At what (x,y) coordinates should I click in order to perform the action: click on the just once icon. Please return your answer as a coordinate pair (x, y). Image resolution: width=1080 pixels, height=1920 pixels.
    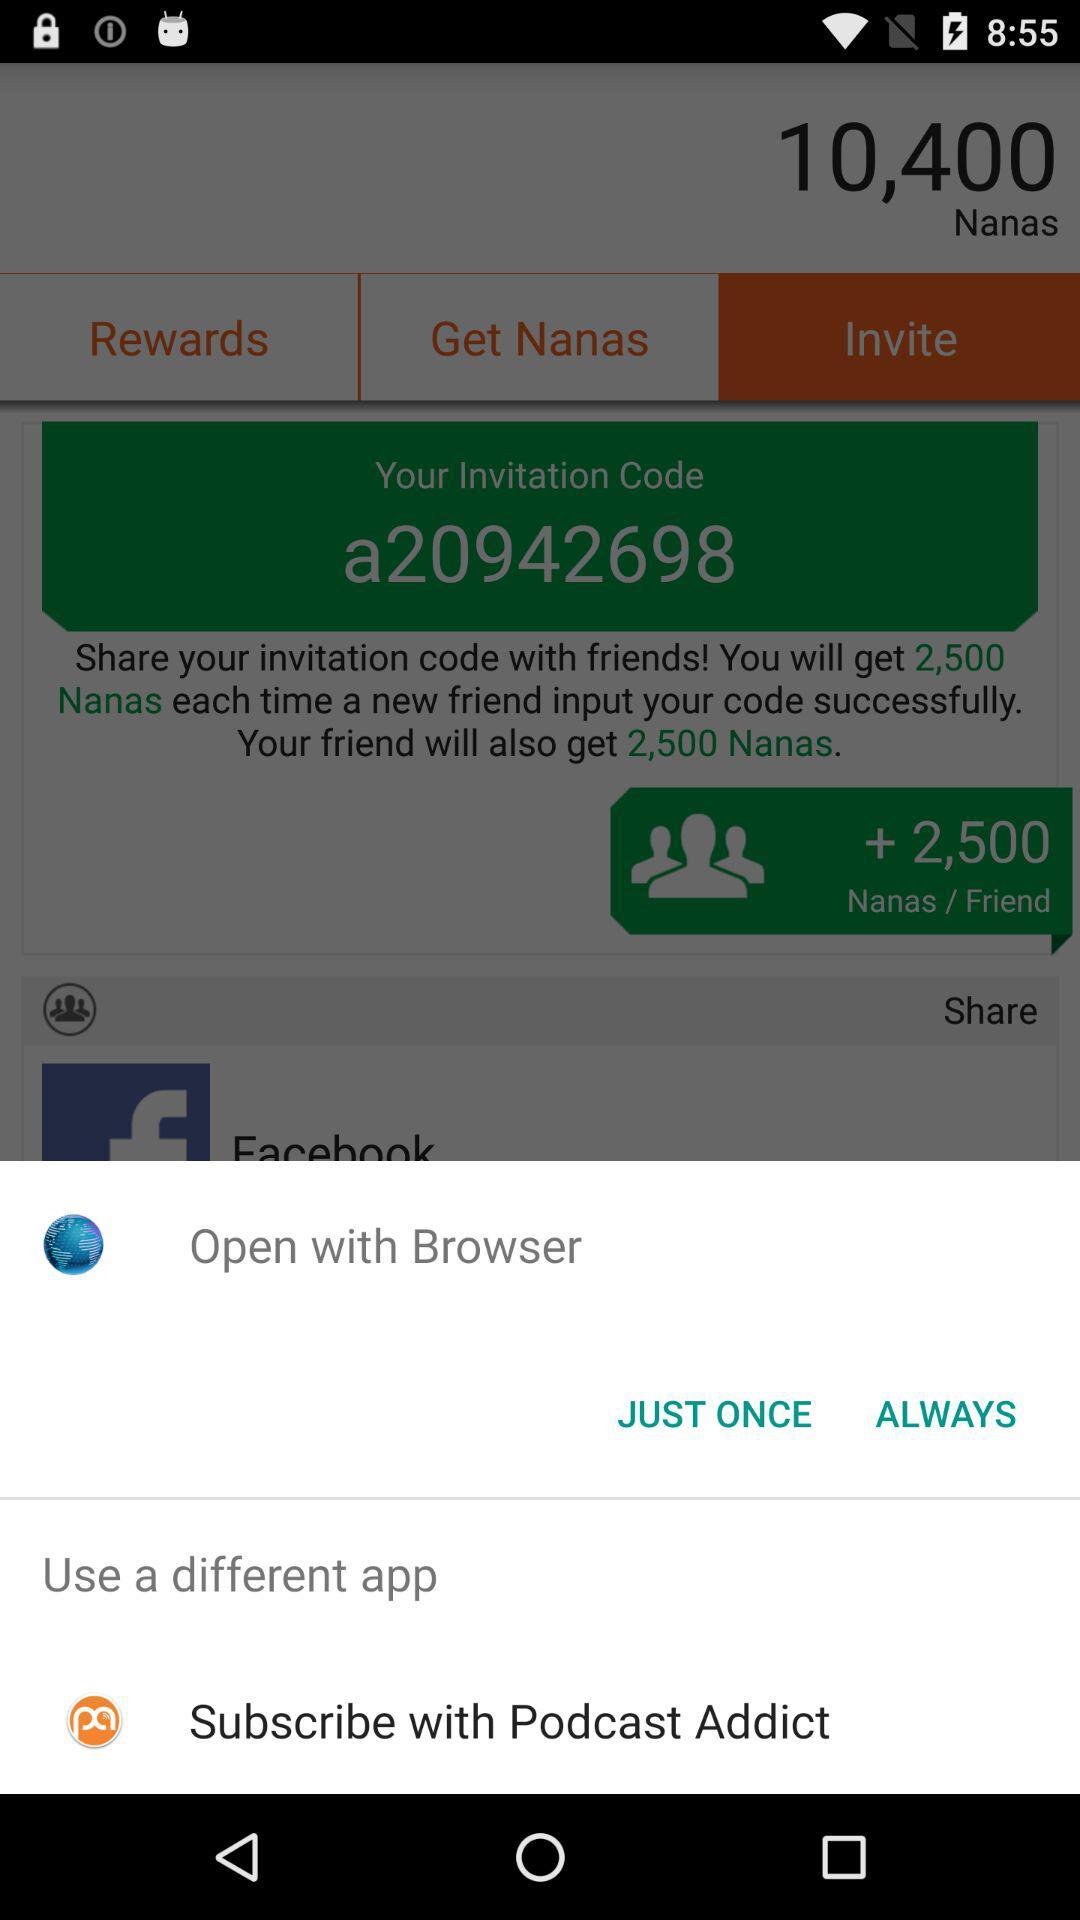
    Looking at the image, I should click on (713, 1411).